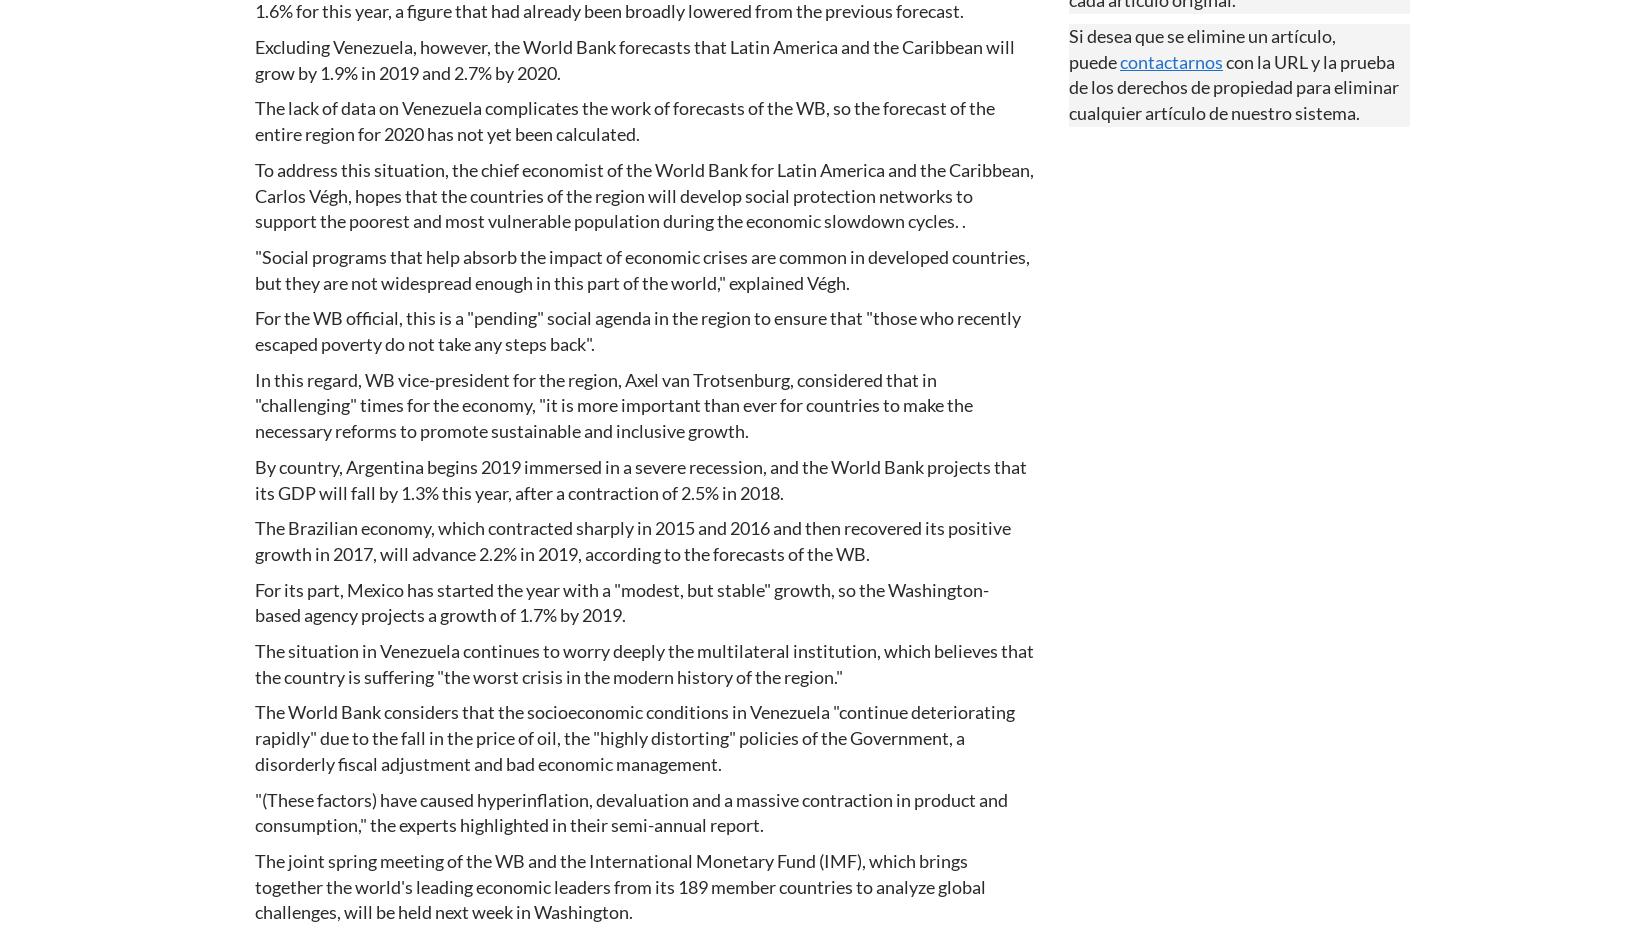 The image size is (1650, 936). Describe the element at coordinates (1069, 85) in the screenshot. I see `'con la URL y la prueba de los derechos de propiedad para eliminar cualquier artículo de nuestro sistema.'` at that location.